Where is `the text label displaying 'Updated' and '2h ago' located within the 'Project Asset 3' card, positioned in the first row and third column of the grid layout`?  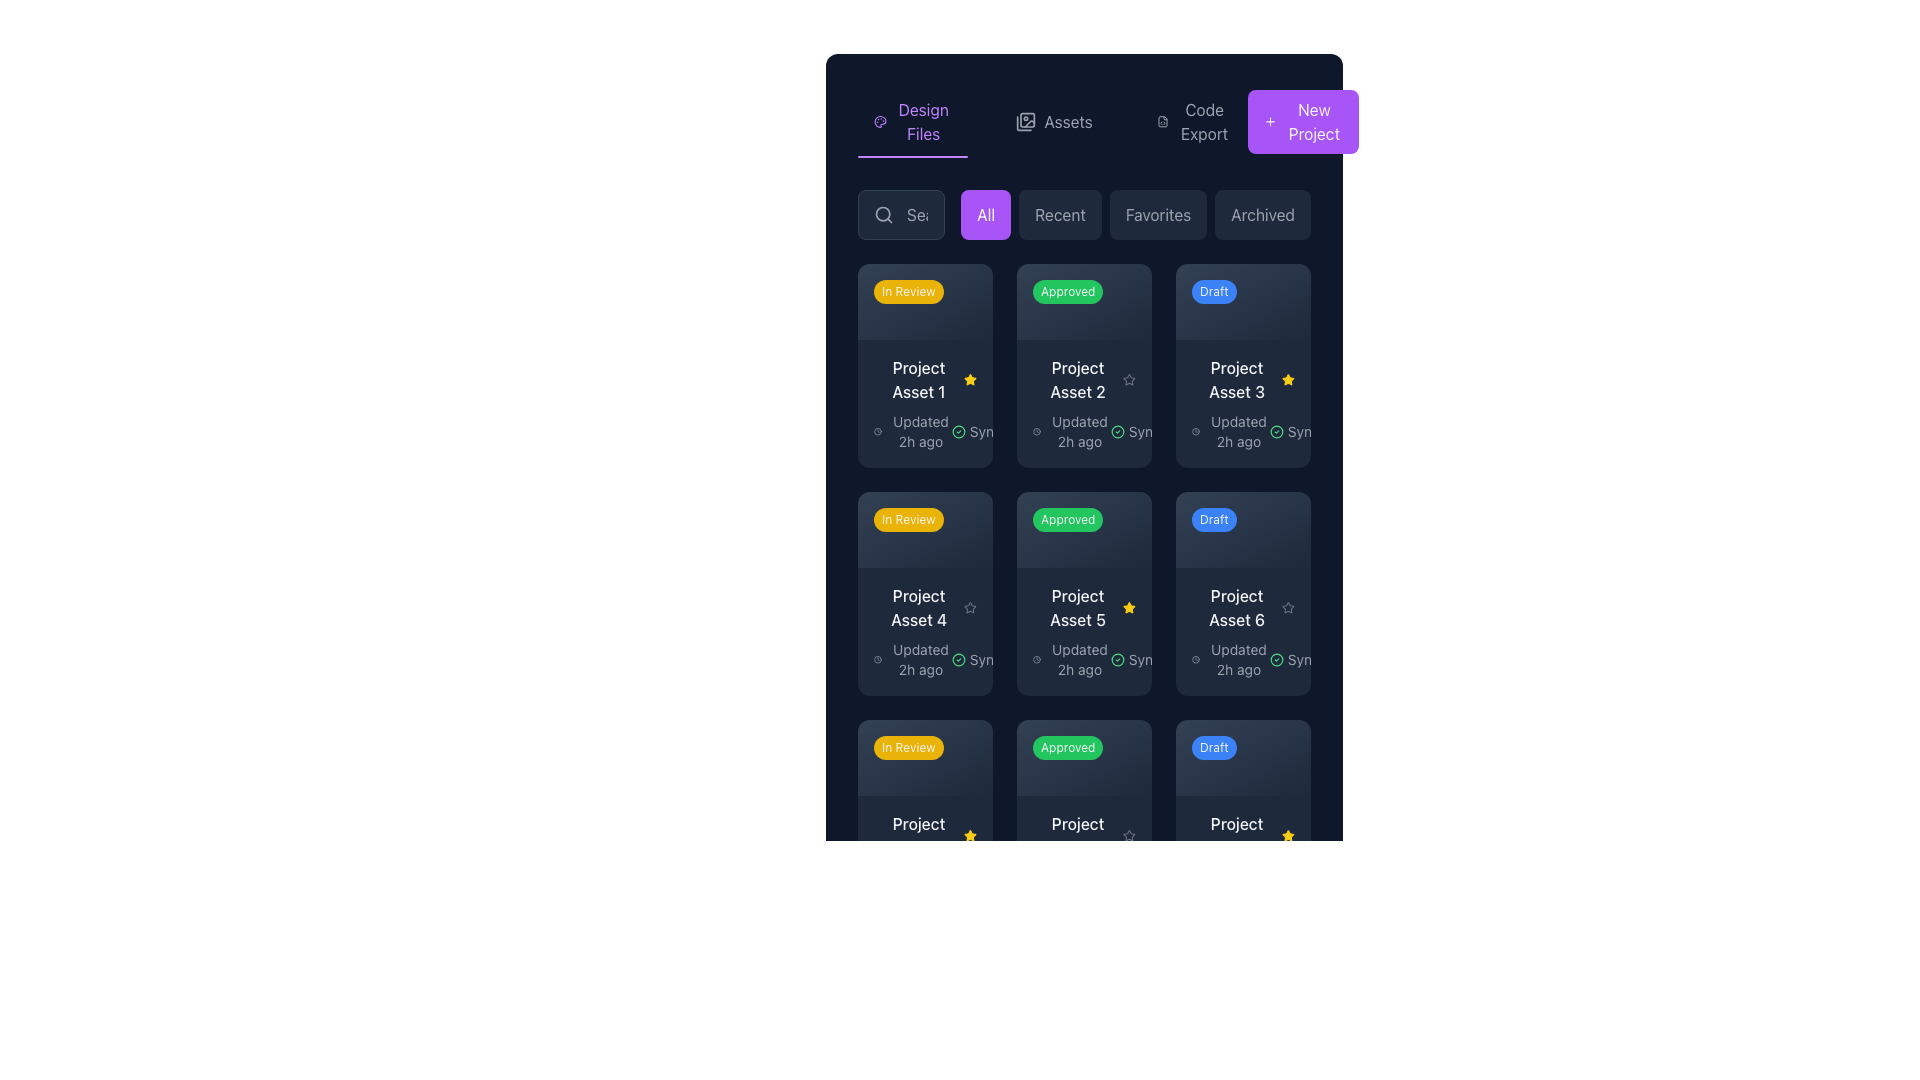
the text label displaying 'Updated' and '2h ago' located within the 'Project Asset 3' card, positioned in the first row and third column of the grid layout is located at coordinates (1237, 430).